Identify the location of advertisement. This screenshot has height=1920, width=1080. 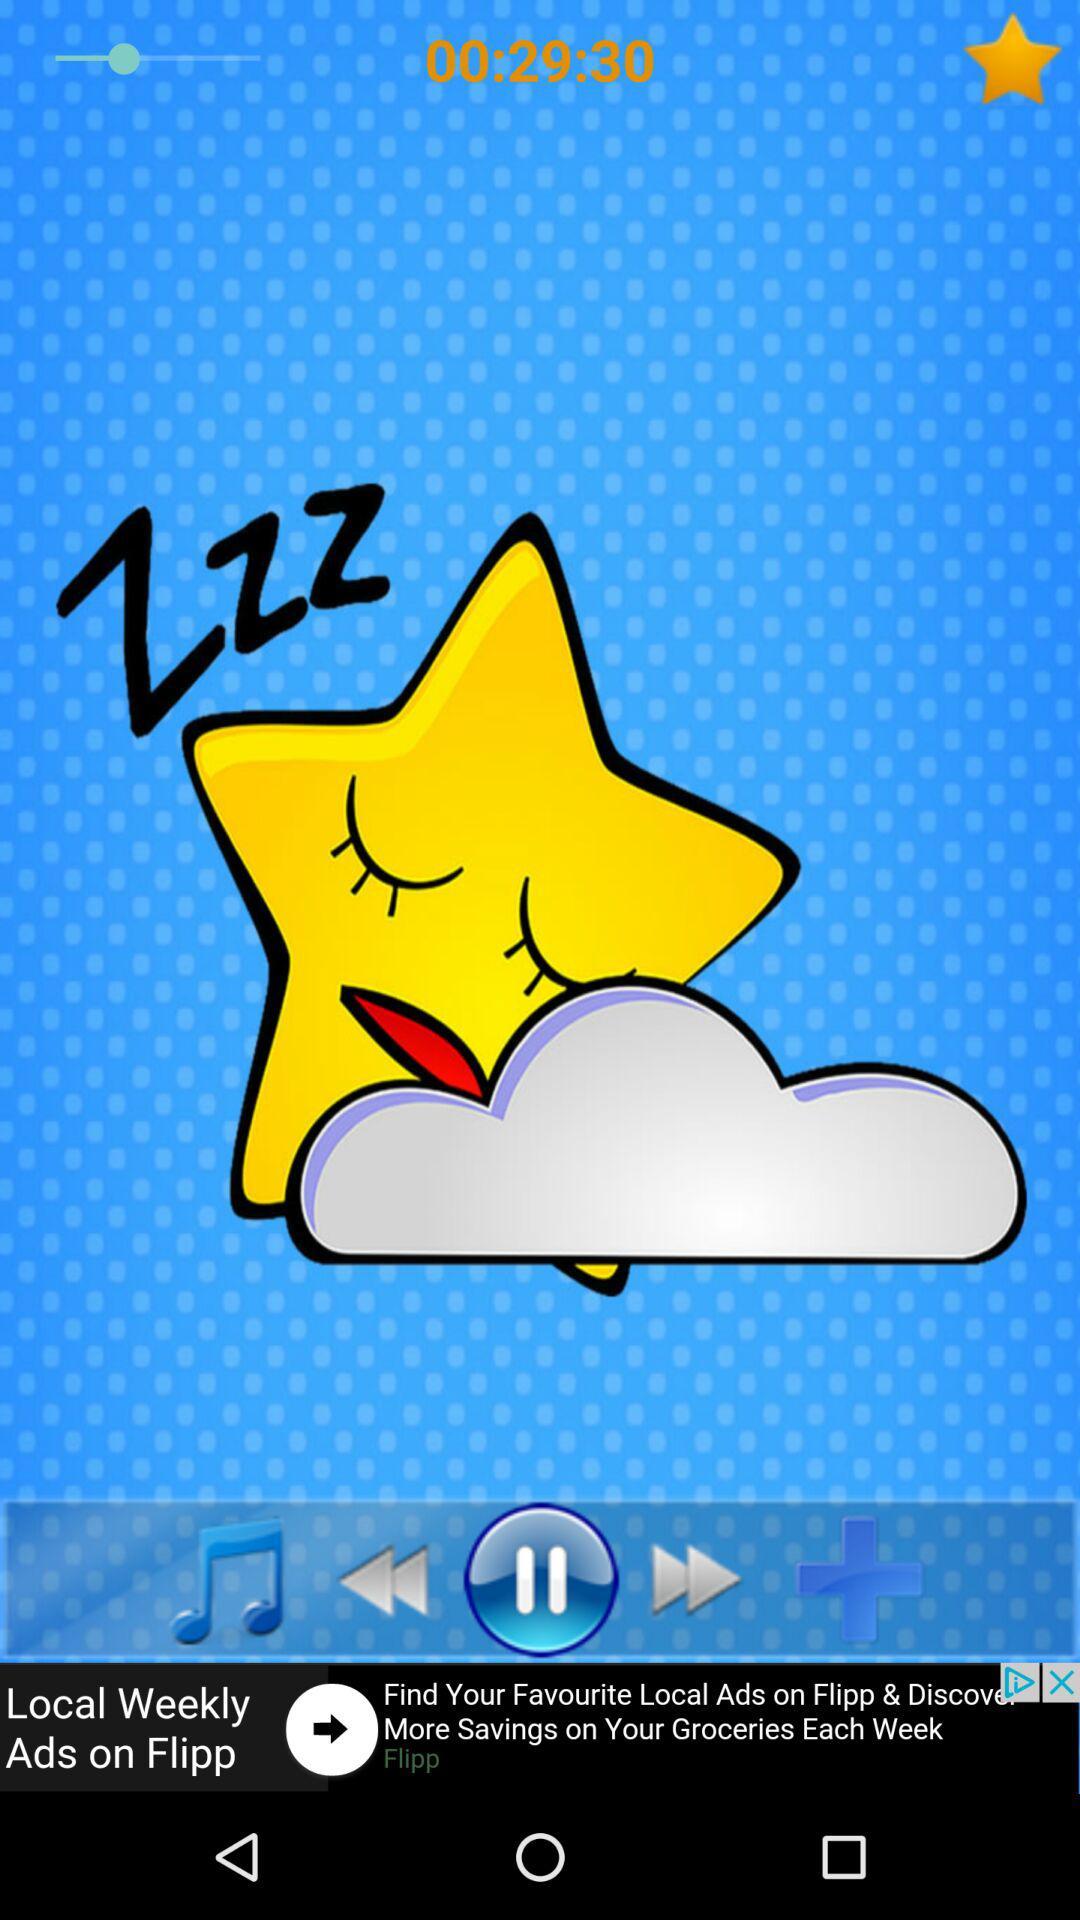
(540, 1727).